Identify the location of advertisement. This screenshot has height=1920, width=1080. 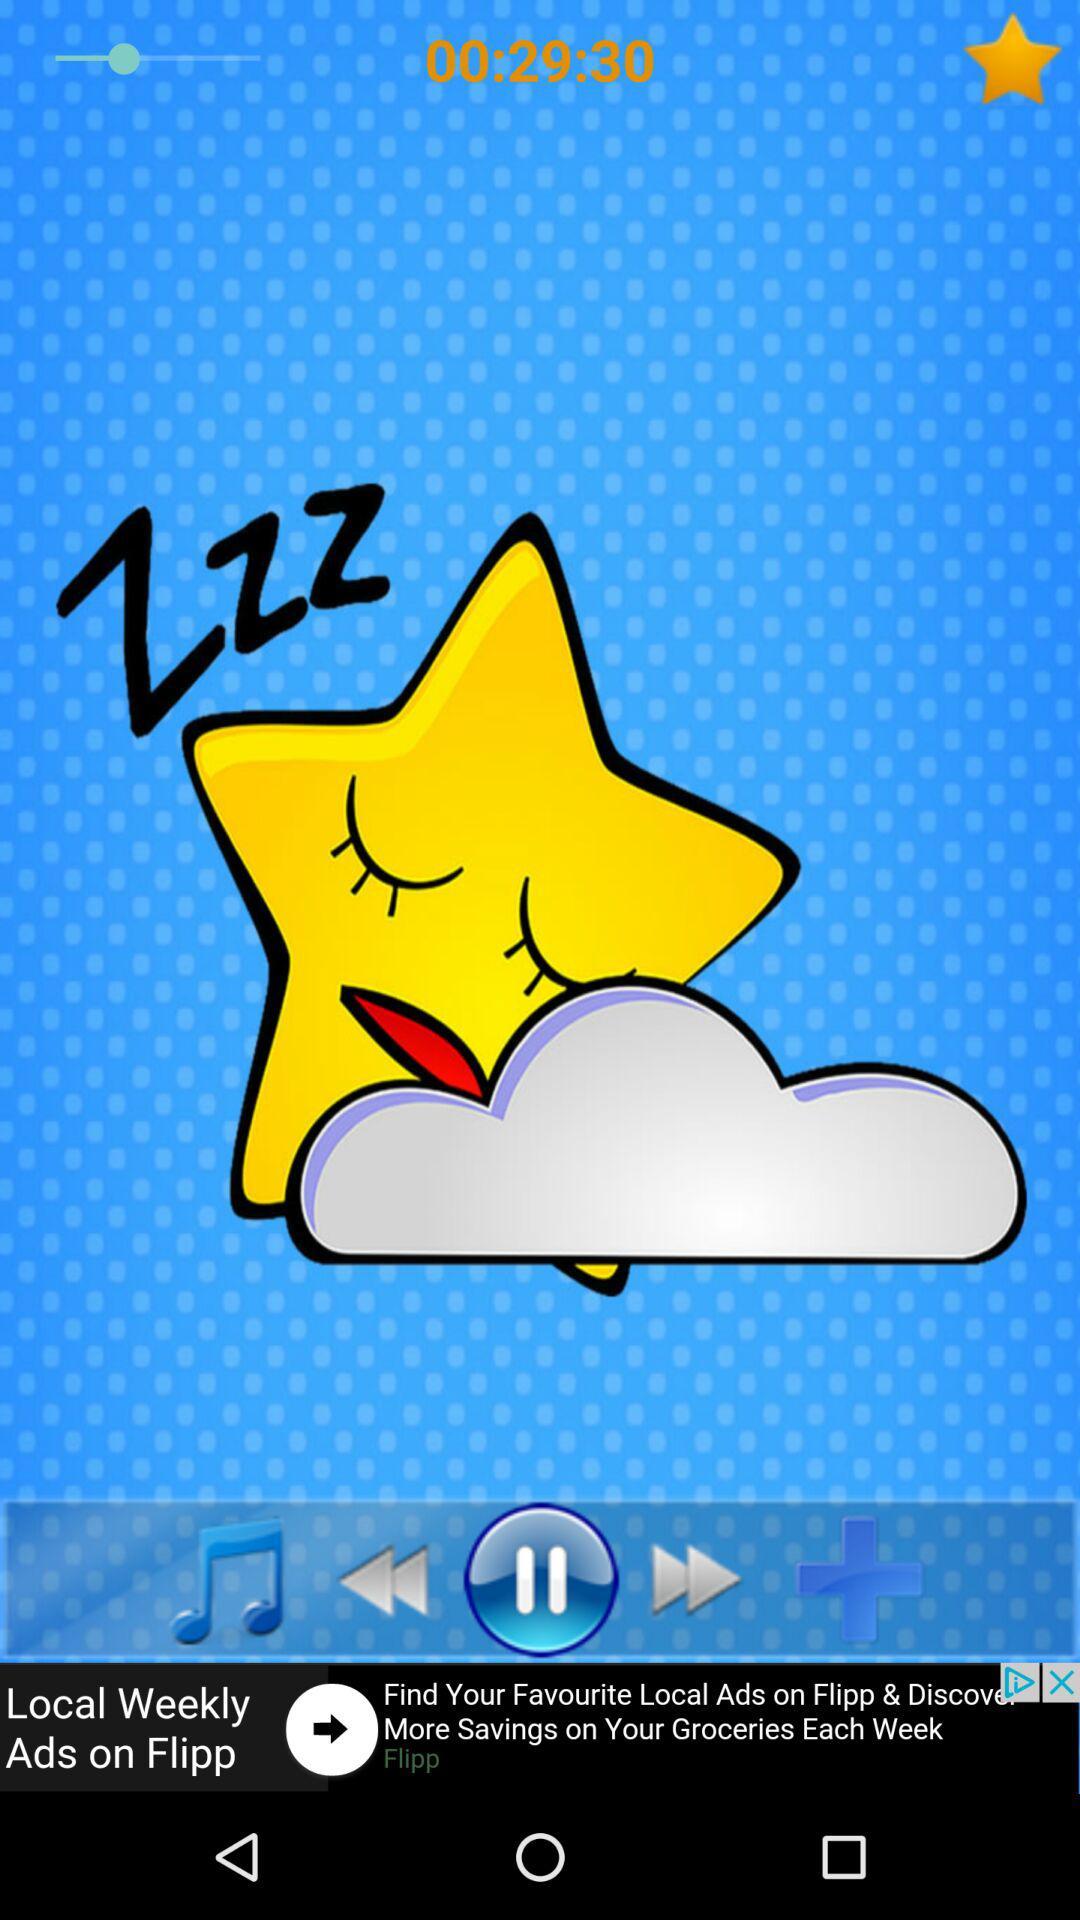
(540, 1727).